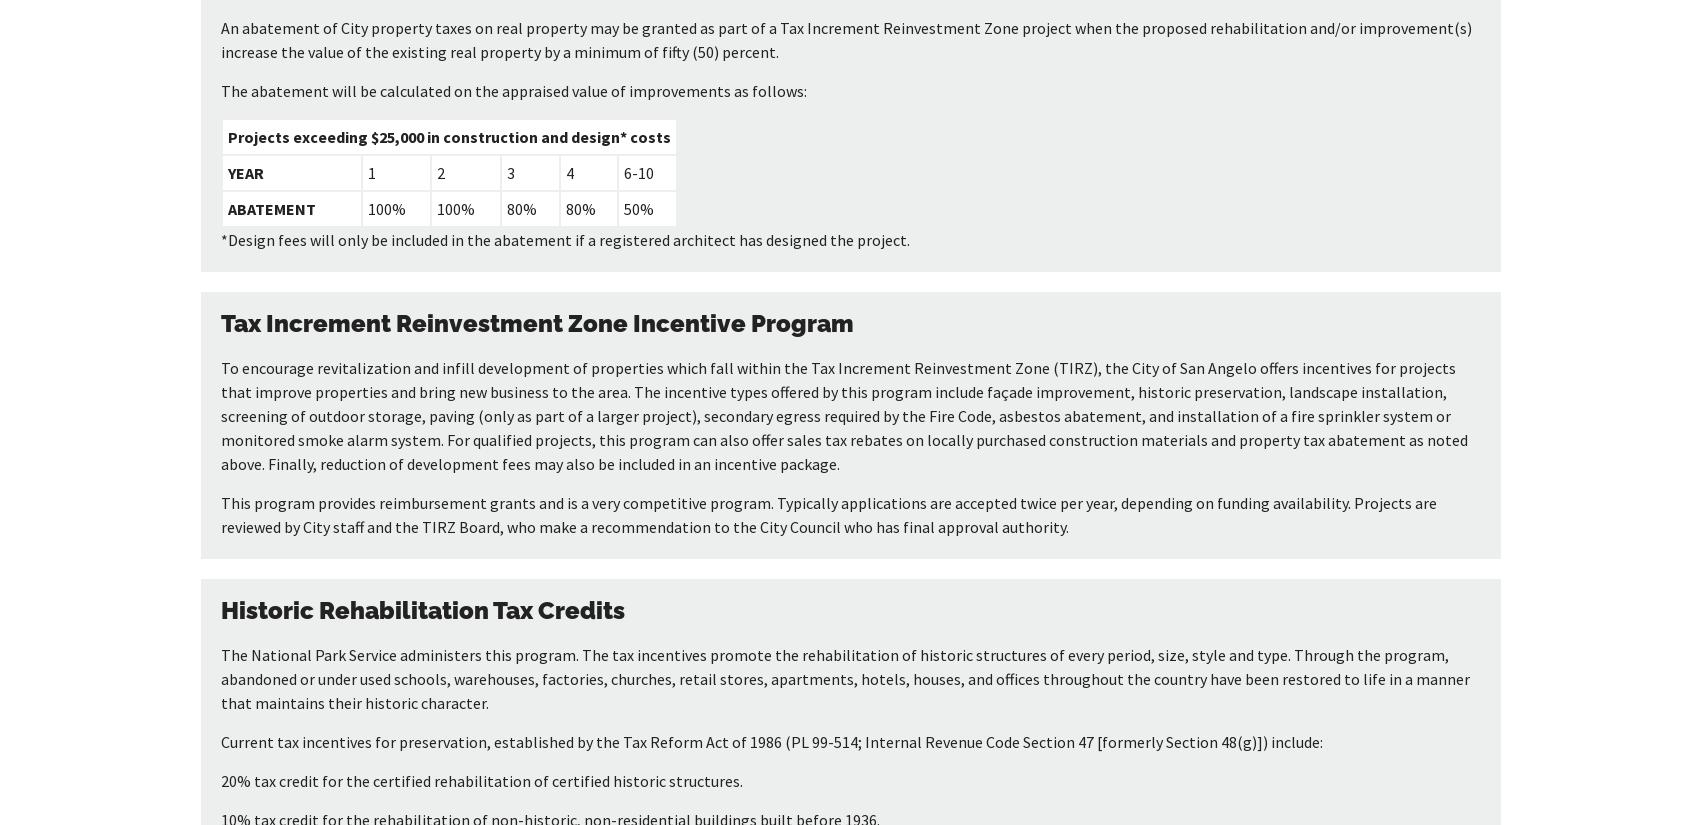 The width and height of the screenshot is (1701, 825). Describe the element at coordinates (843, 415) in the screenshot. I see `'To encourage revitalization and infill development of properties which fall within the Tax
Increment Reinvestment Zone (TIRZ), the City of San Angelo offers incentives for projects that
improve properties and bring new business to the area. The incentive types offered by this
program include façade improvement, historic preservation, landscape installation, screening of
outdoor storage, paving (only as part of a larger project), secondary egress required by the Fire
Code, asbestos abatement, and installation of a fire sprinkler system or monitored smoke alarm
system. For qualified projects, this program can also offer sales tax rebates on locally purchased
construction materials and property tax abatement as noted above. Finally, reduction of
development fees may also be included in an incentive package.'` at that location.